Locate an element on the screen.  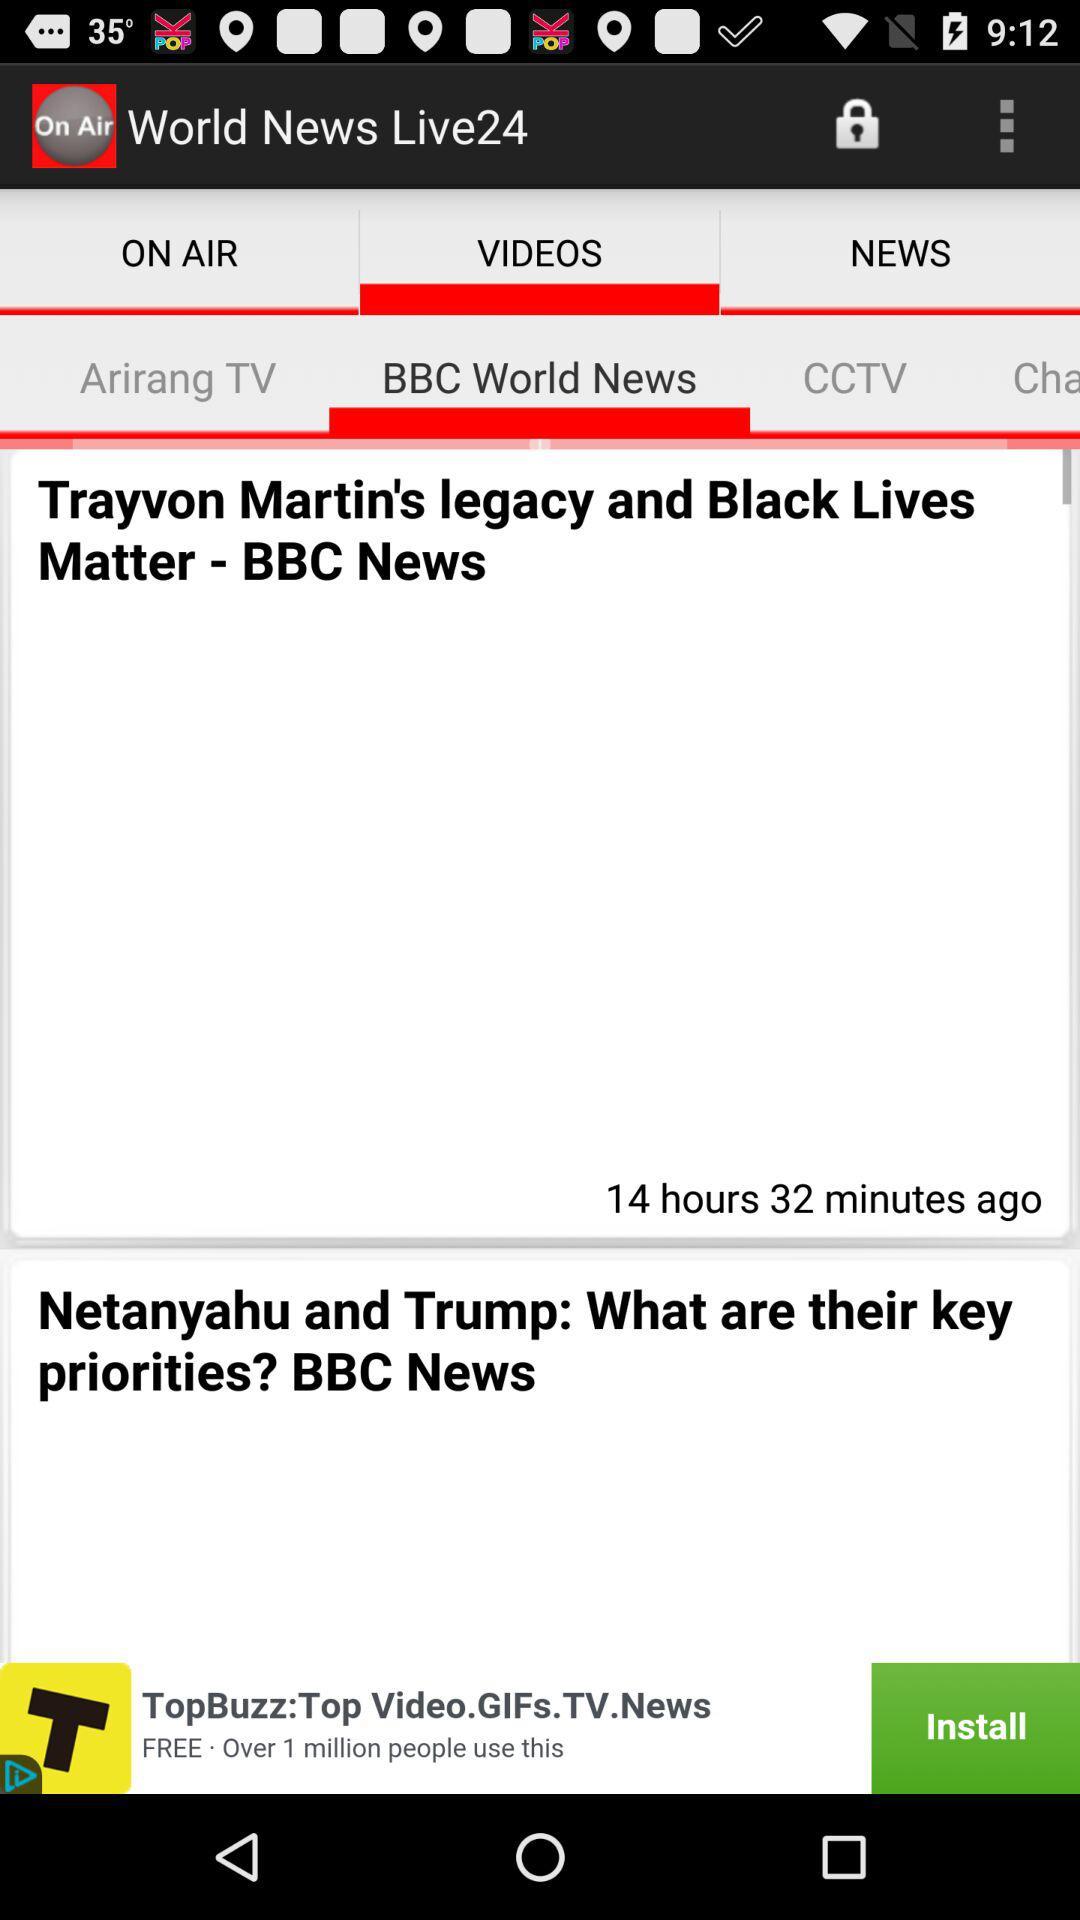
install advertisement is located at coordinates (540, 1727).